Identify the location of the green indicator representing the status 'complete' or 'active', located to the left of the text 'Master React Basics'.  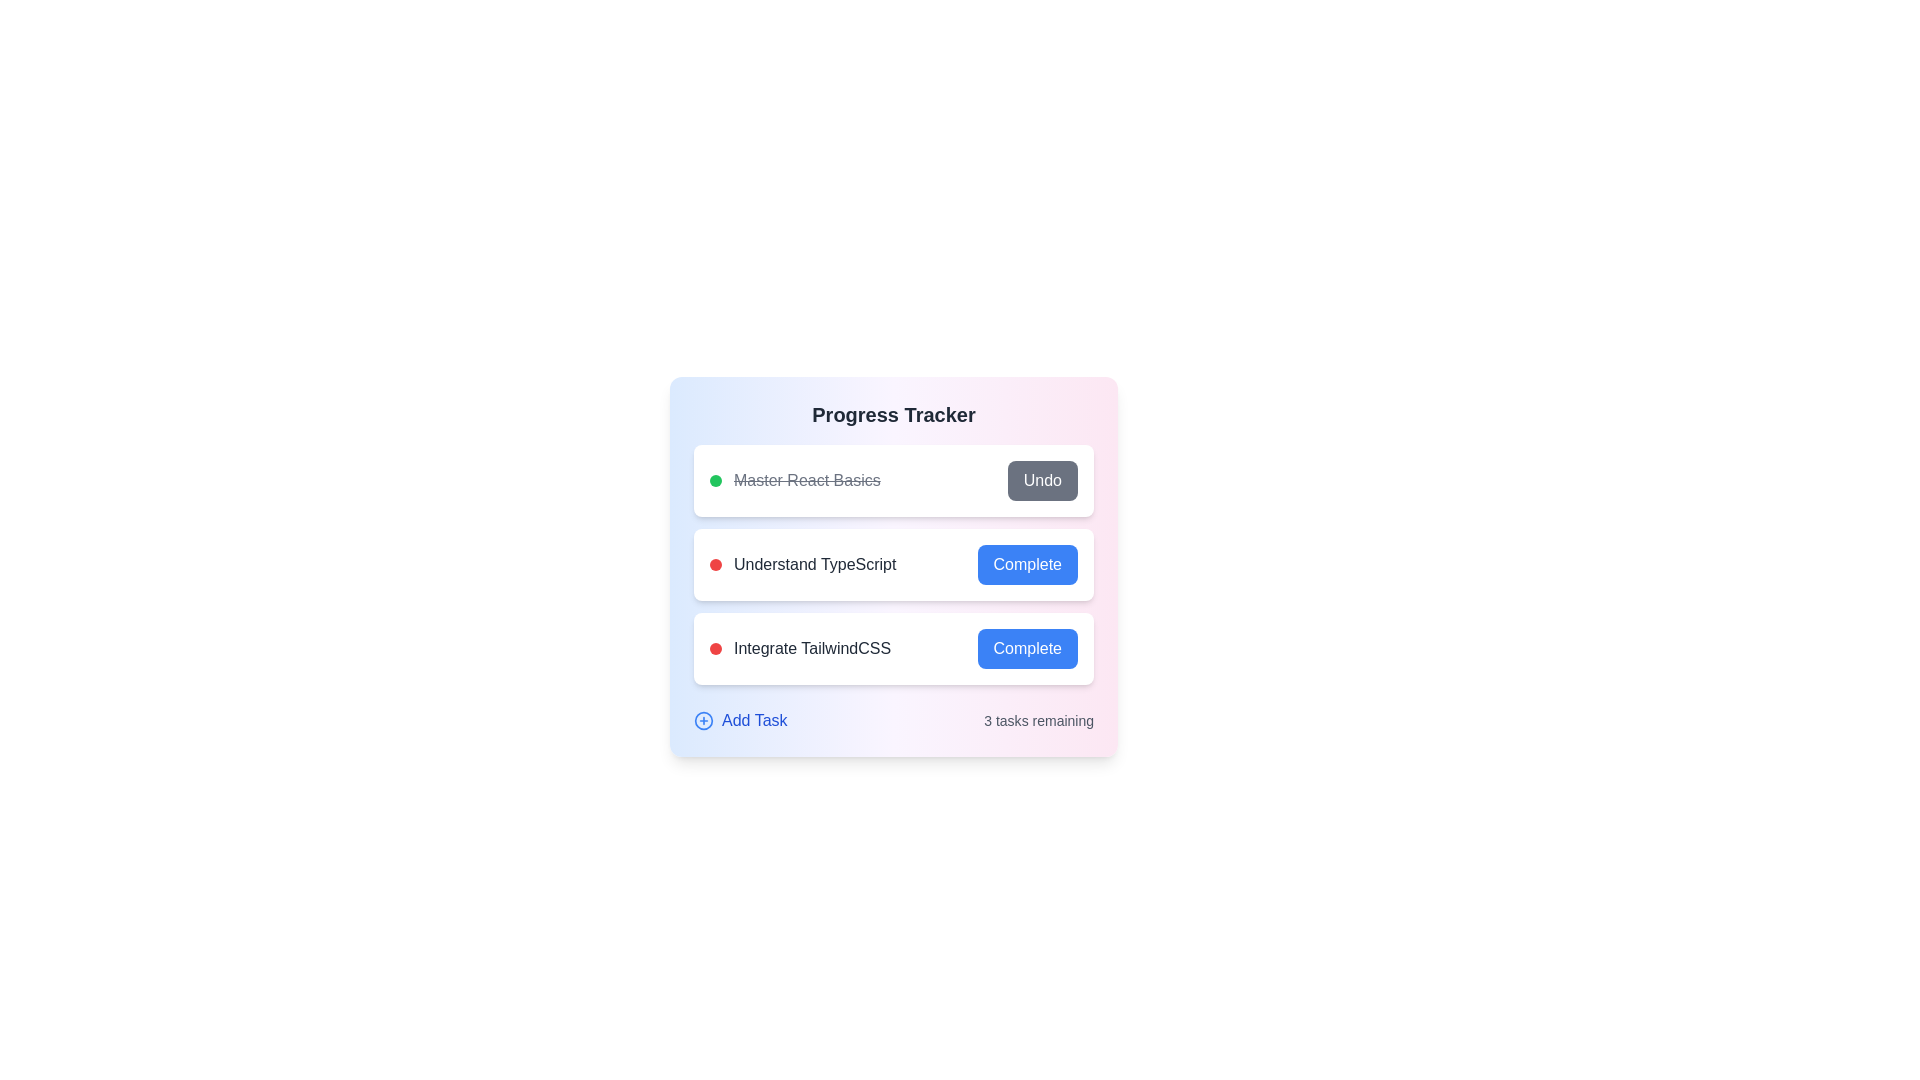
(715, 481).